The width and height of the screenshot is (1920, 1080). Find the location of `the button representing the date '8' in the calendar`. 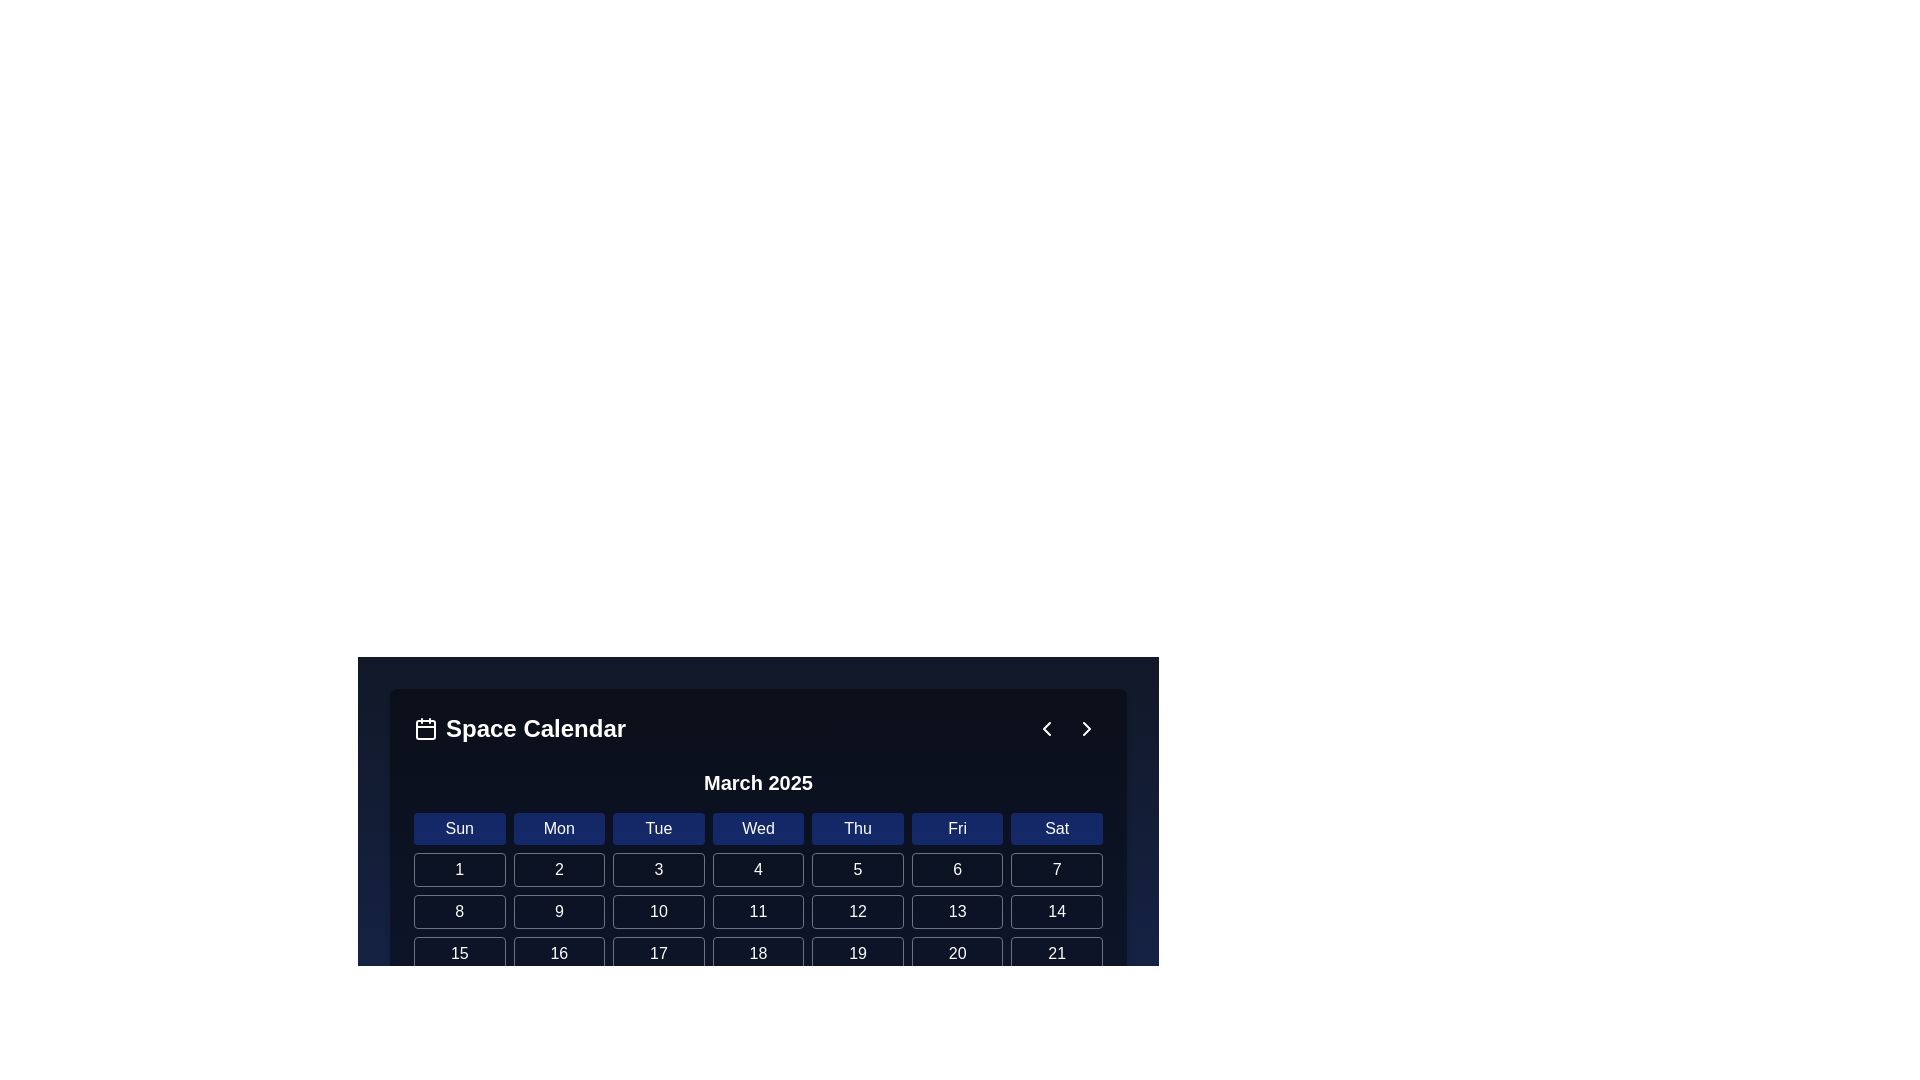

the button representing the date '8' in the calendar is located at coordinates (458, 911).